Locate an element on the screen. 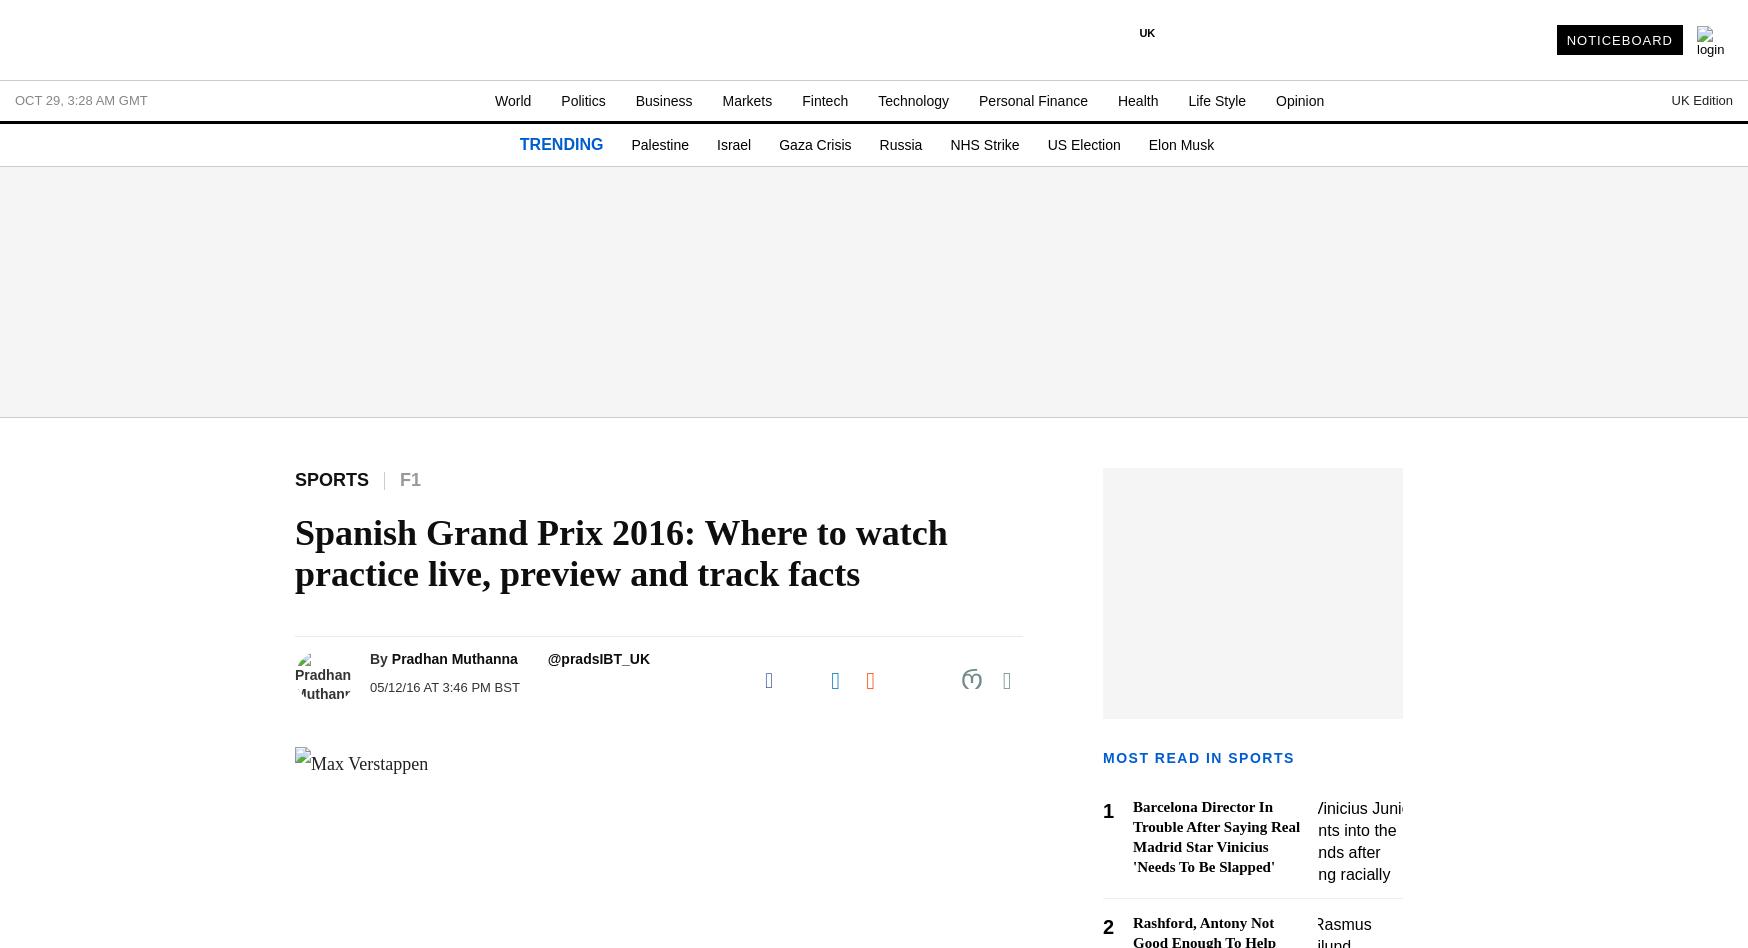 The height and width of the screenshot is (948, 1748). 'India Edition' is located at coordinates (1276, 232).